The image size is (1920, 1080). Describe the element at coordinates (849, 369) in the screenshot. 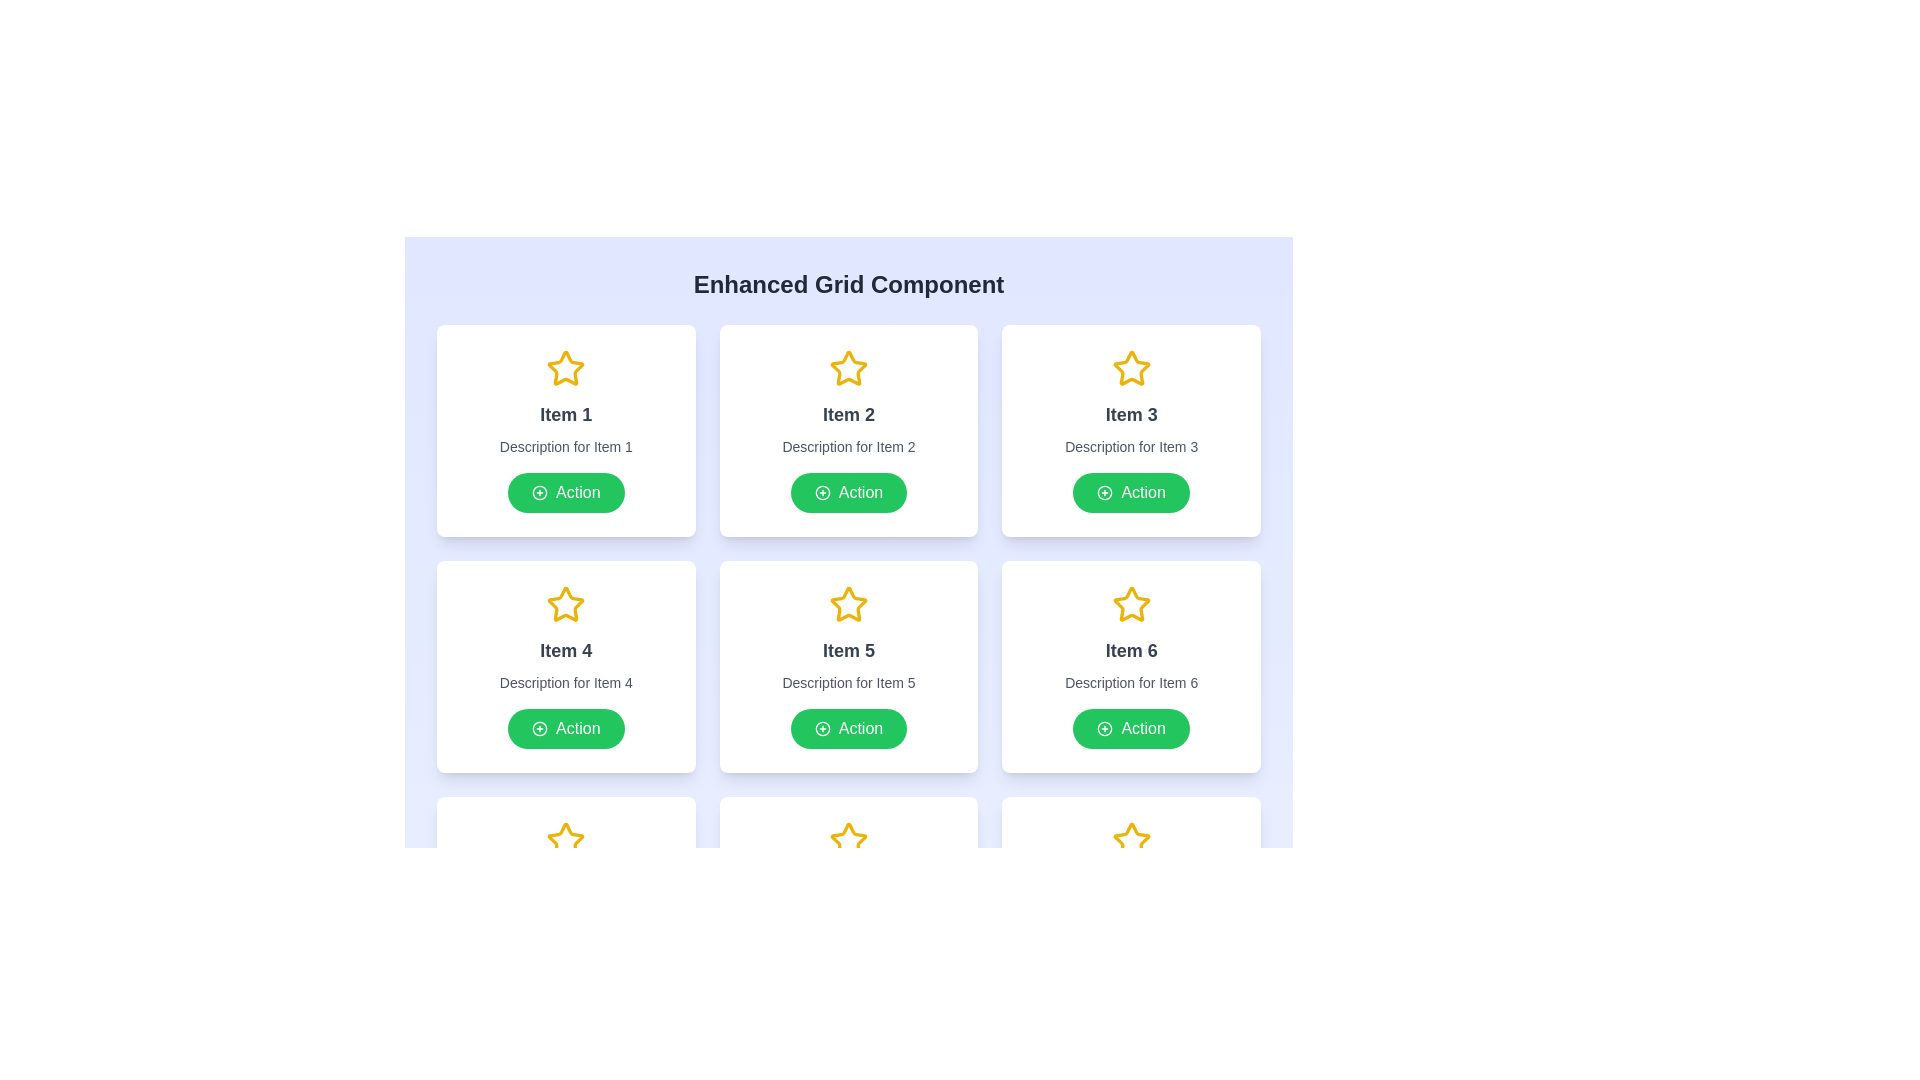

I see `the star icon with a yellow border, located above the text 'Item 2'` at that location.